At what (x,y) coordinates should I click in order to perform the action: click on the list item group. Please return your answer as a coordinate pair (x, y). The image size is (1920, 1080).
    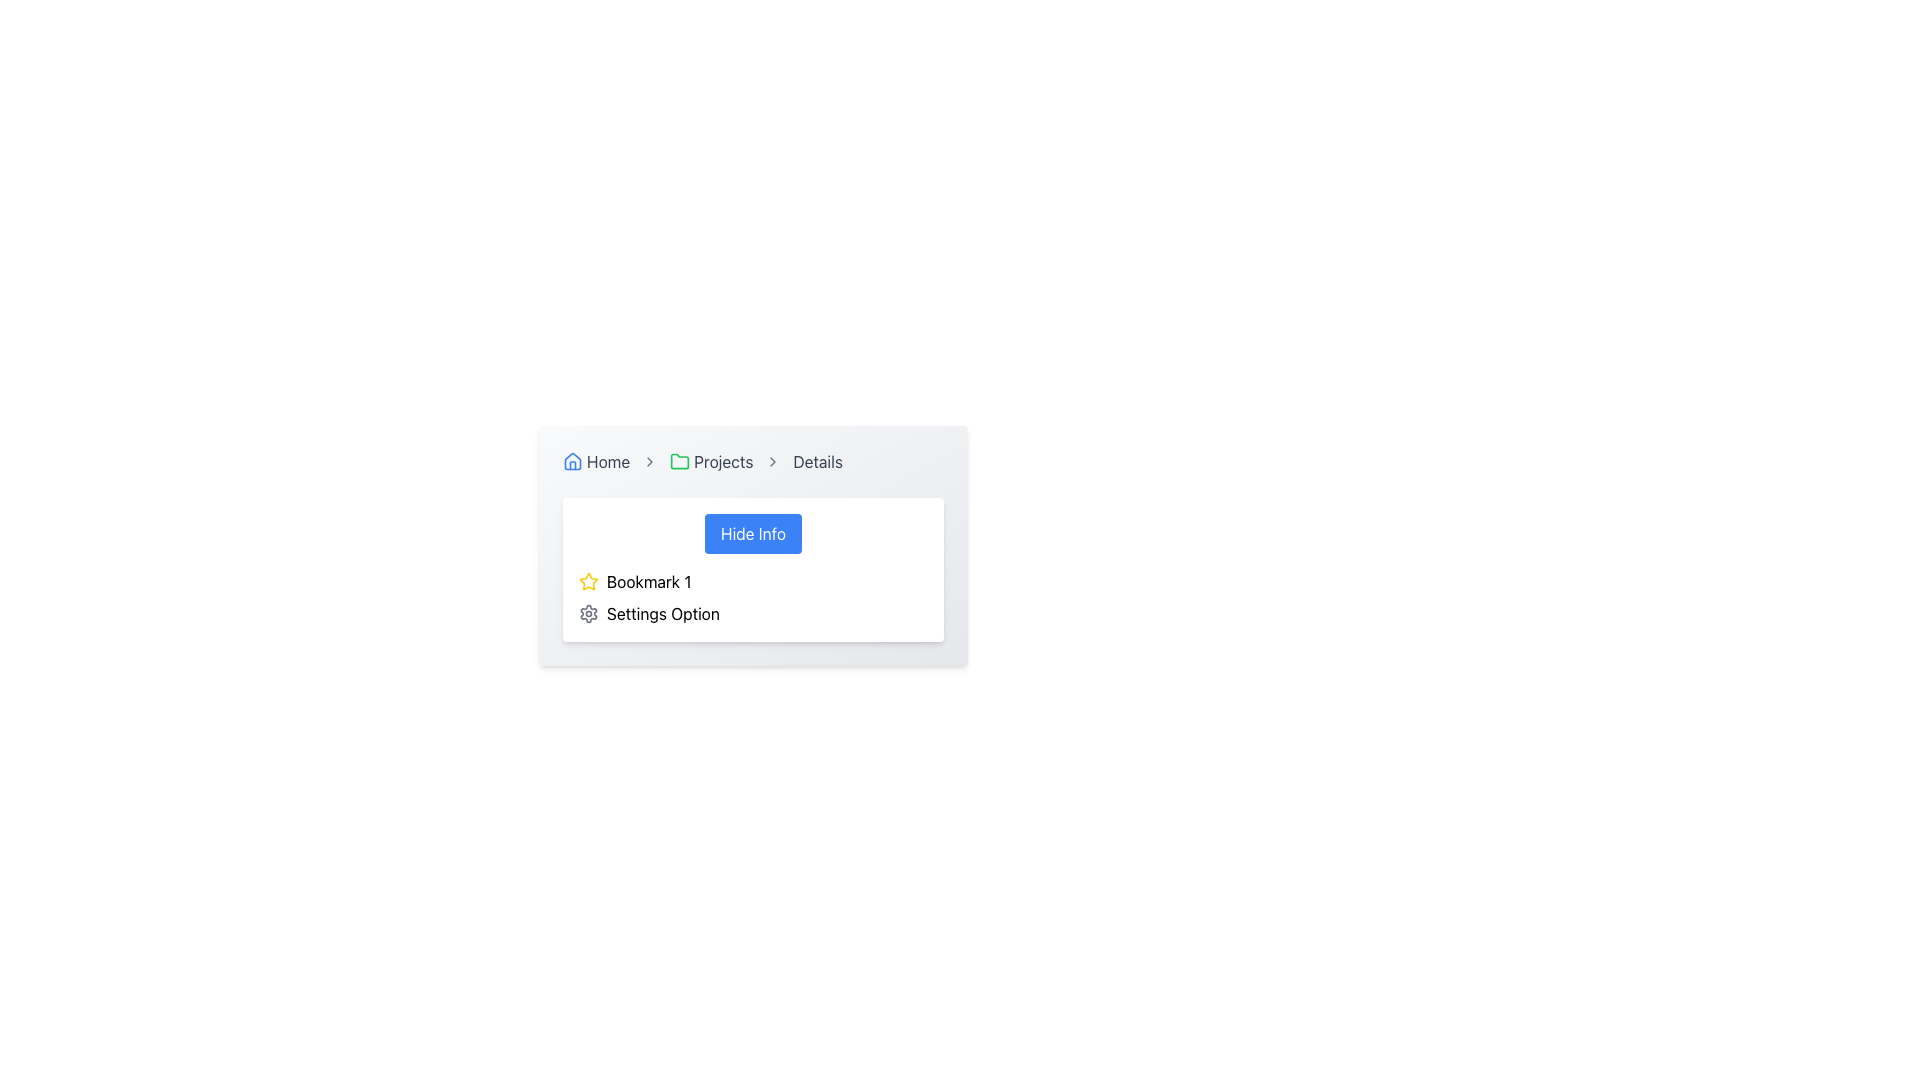
    Looking at the image, I should click on (752, 596).